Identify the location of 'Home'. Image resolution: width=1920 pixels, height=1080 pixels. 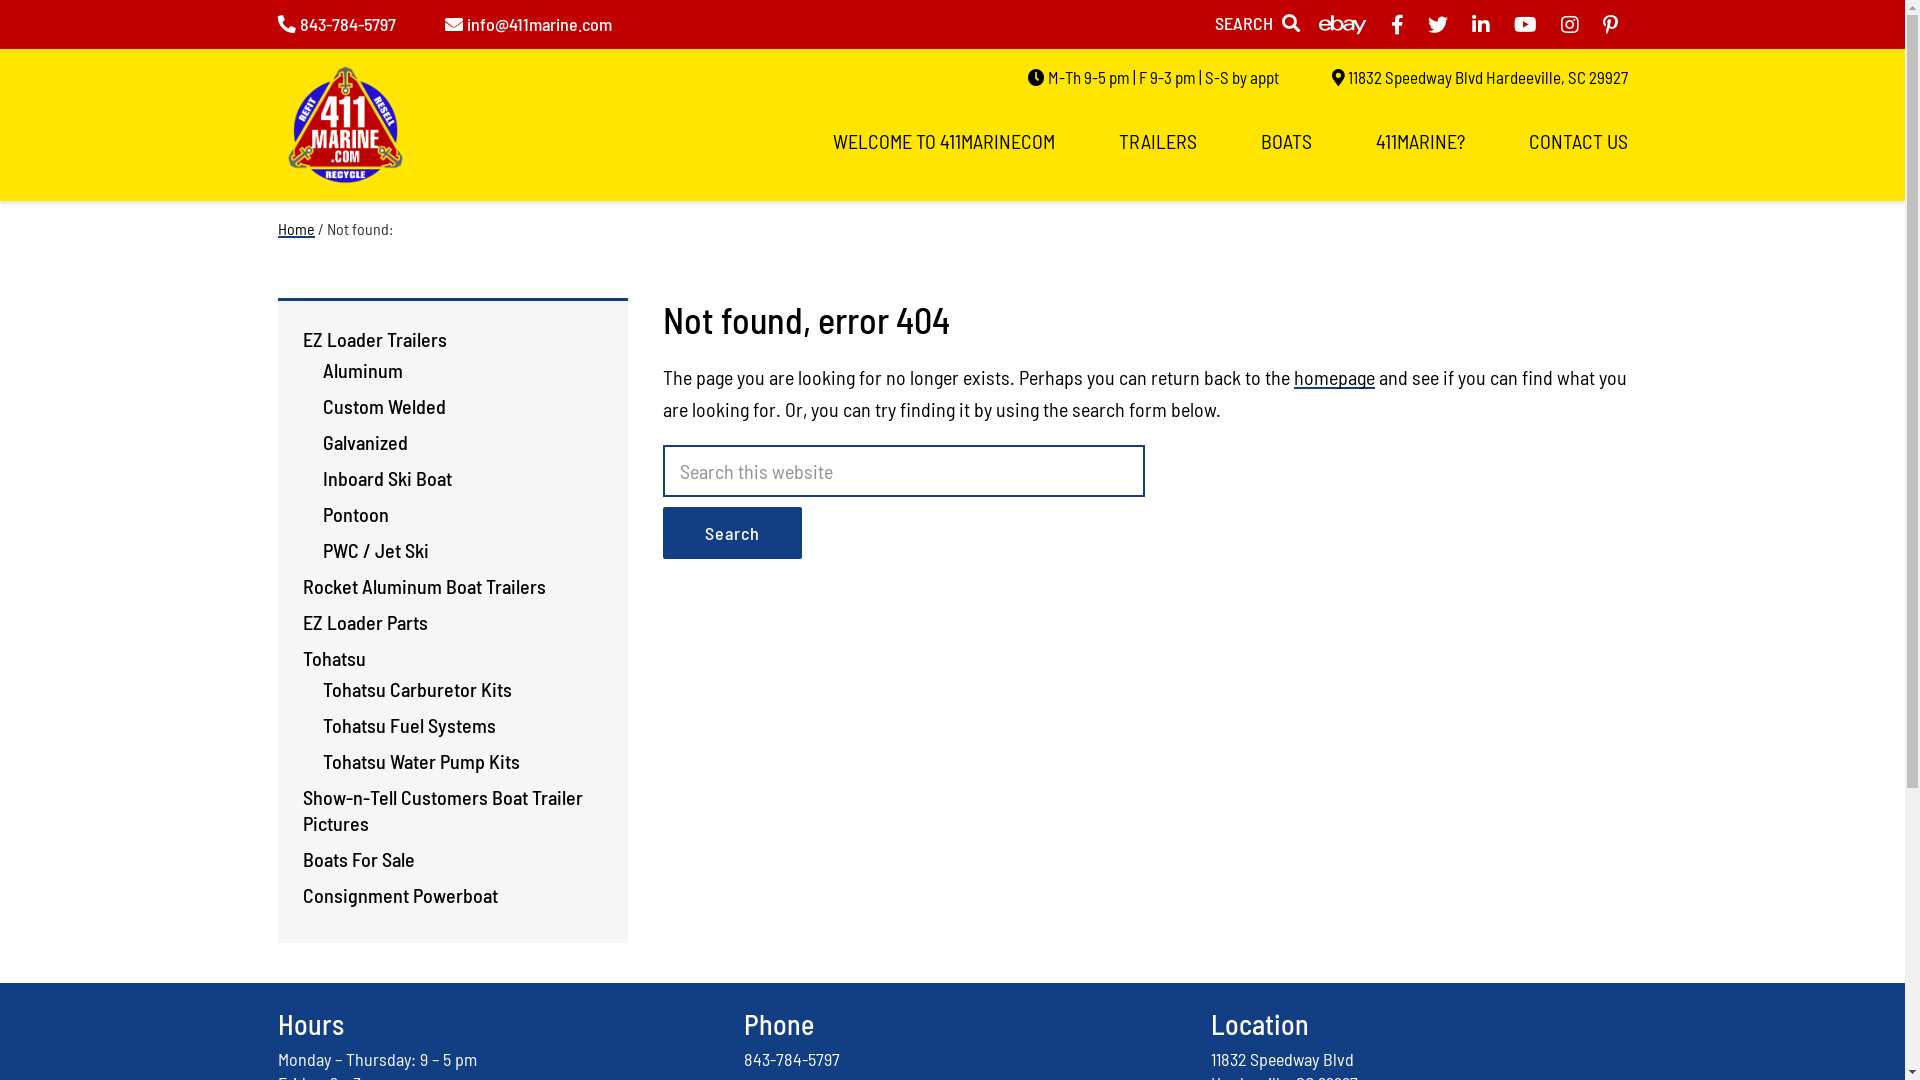
(295, 227).